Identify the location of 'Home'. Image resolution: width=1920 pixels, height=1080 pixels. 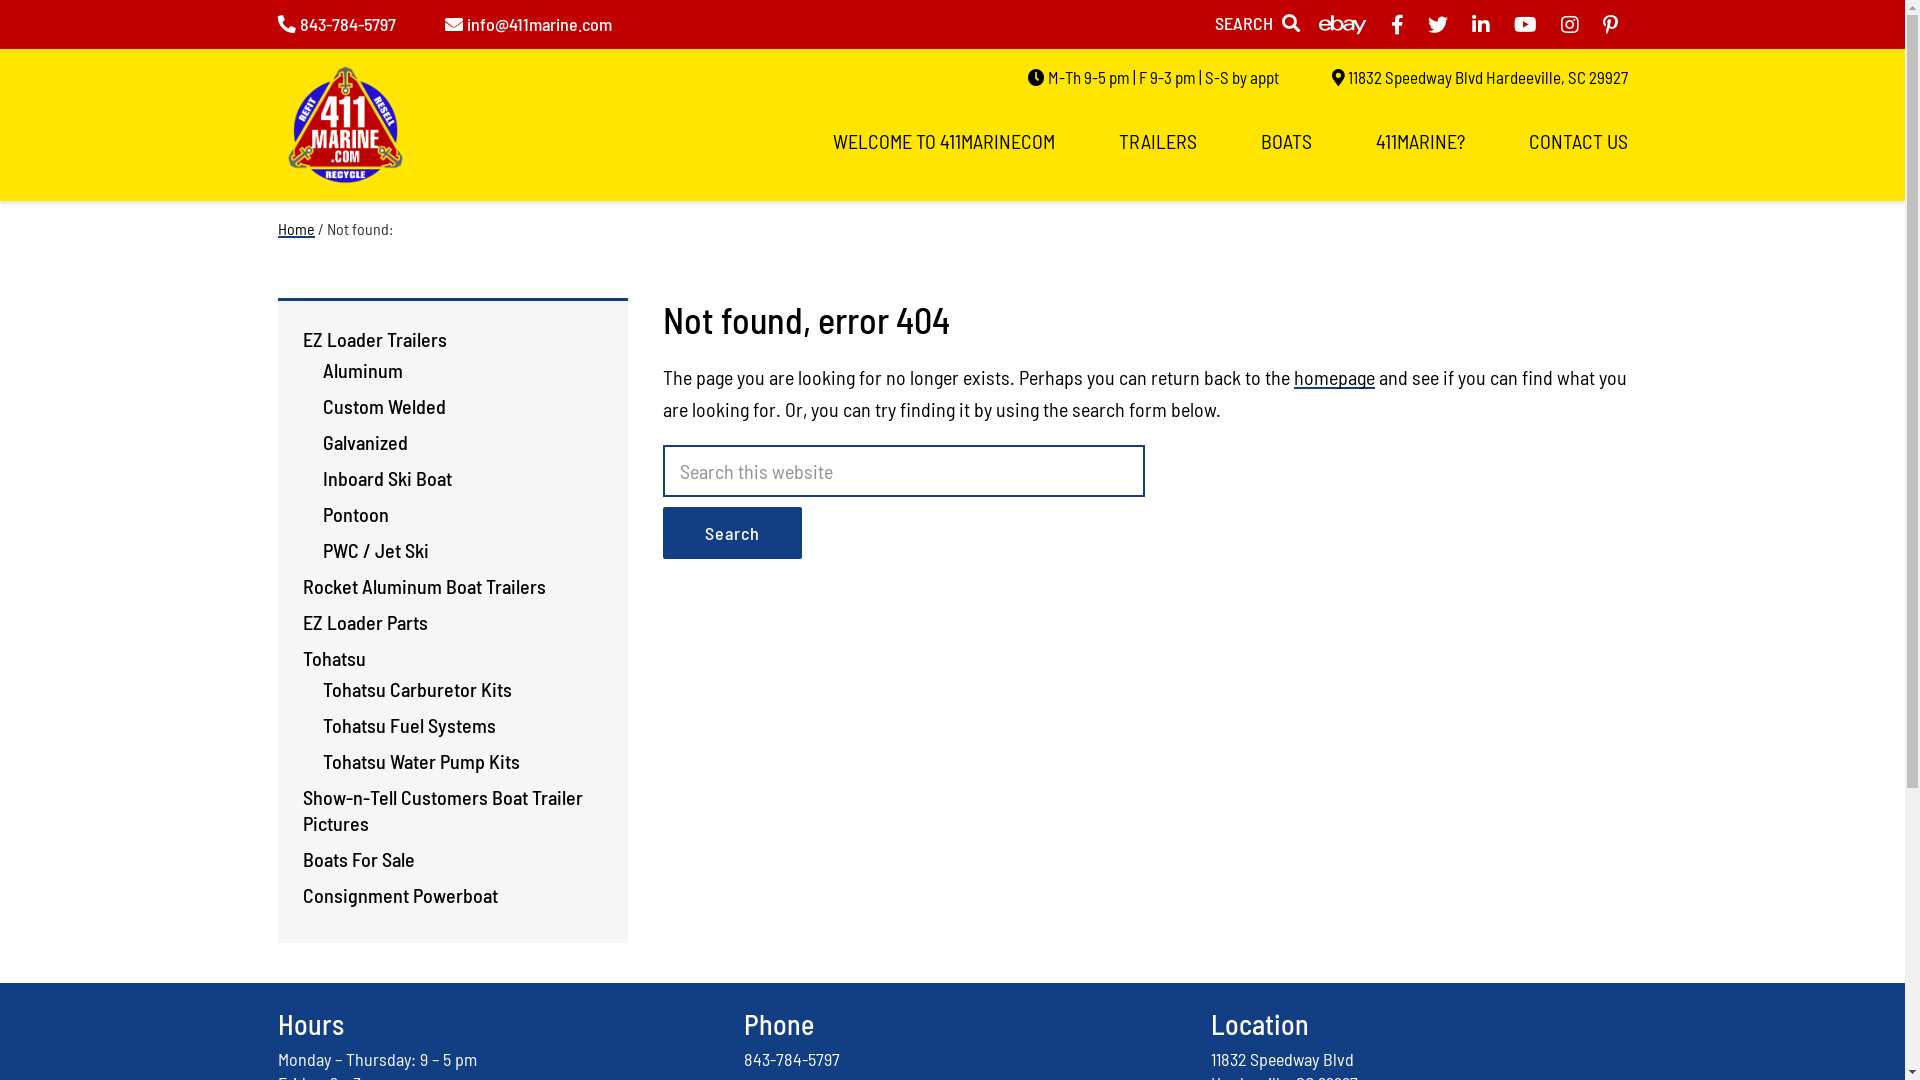
(295, 227).